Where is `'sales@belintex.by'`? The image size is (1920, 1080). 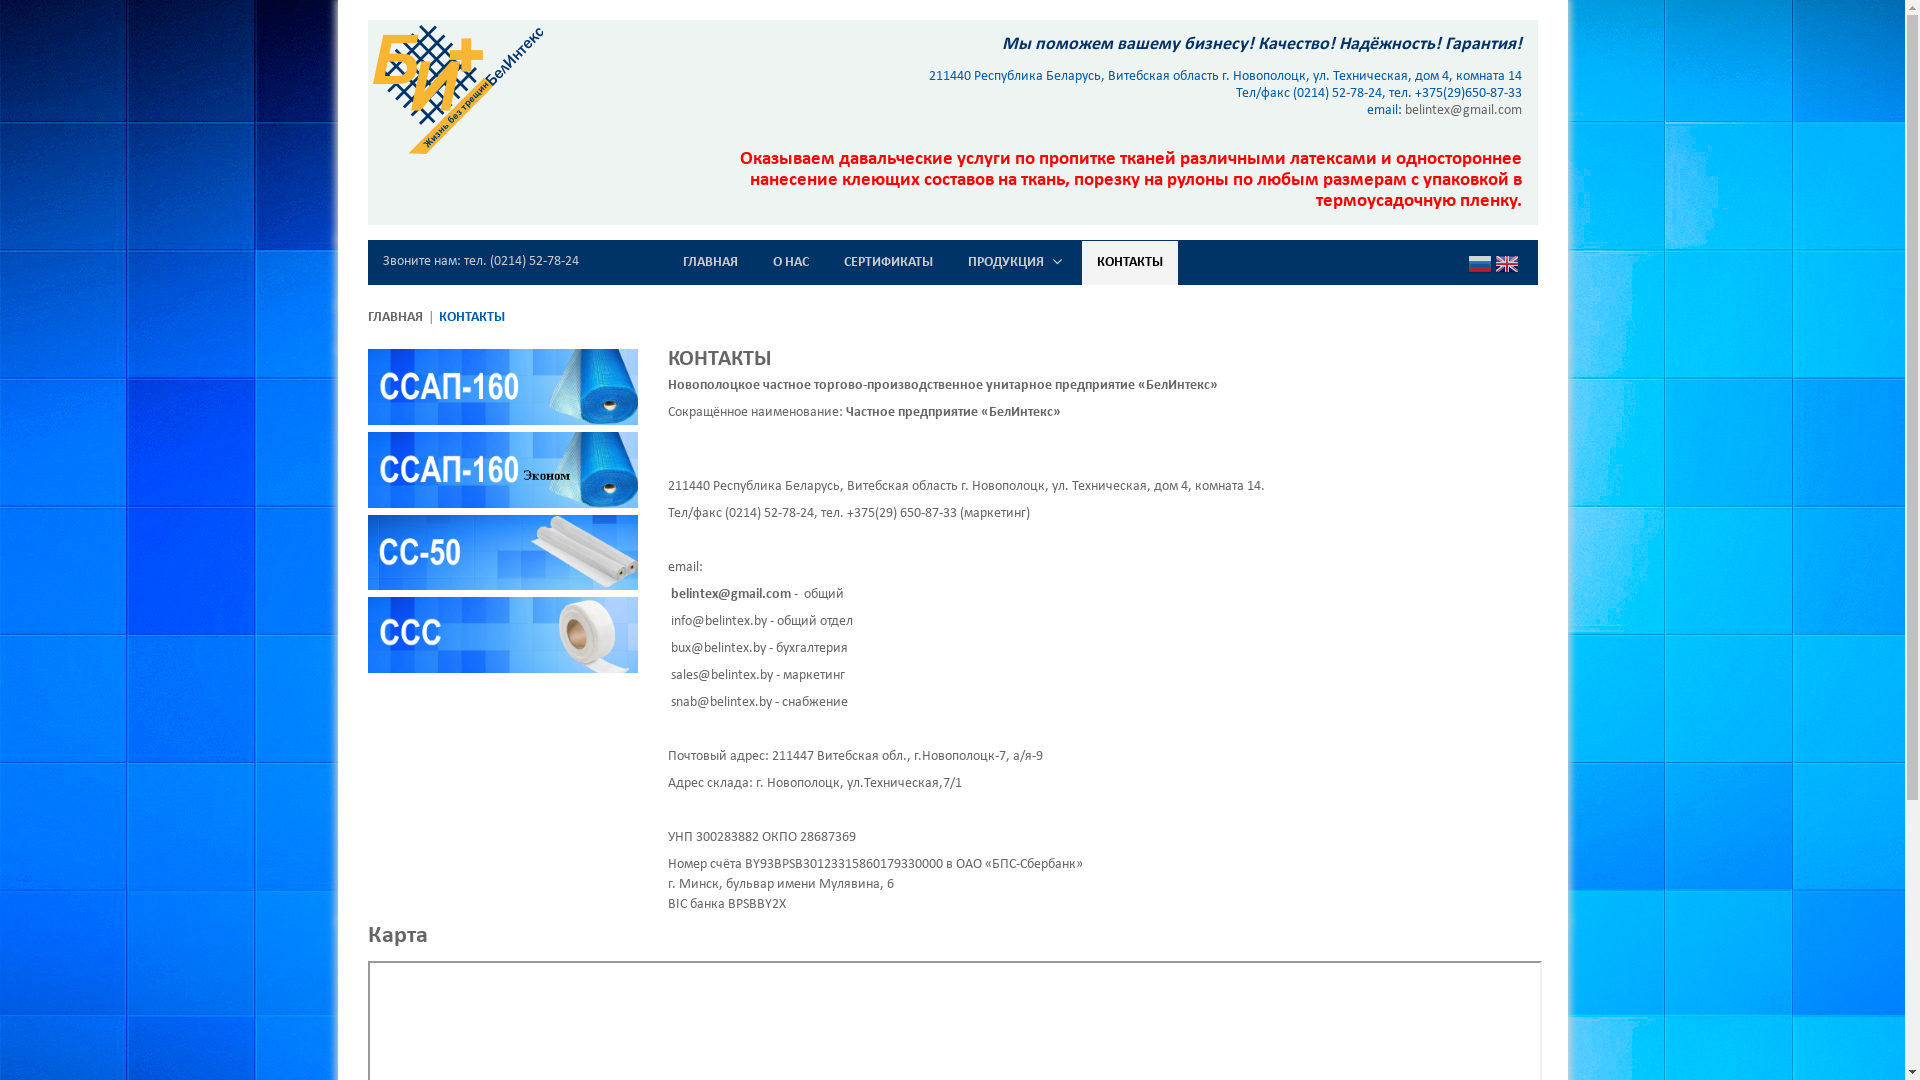
'sales@belintex.by' is located at coordinates (720, 675).